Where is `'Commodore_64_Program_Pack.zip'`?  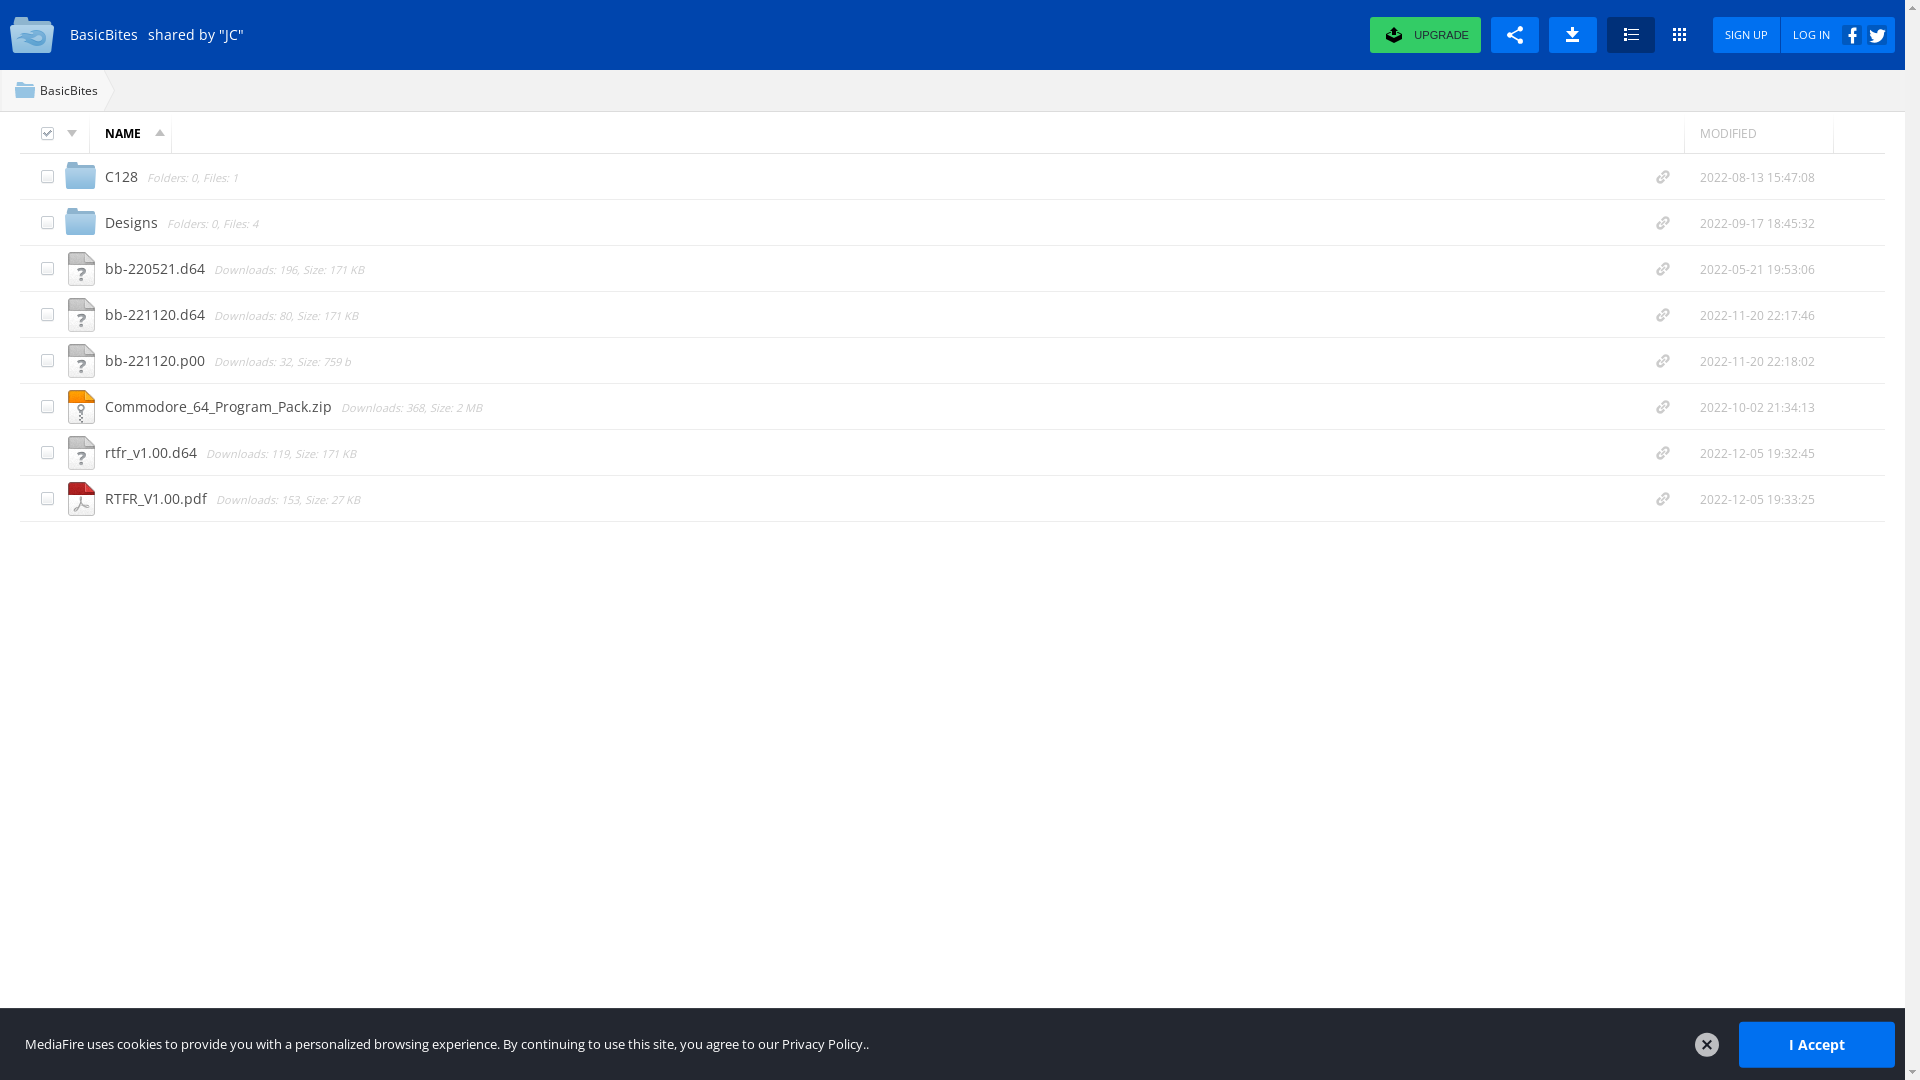 'Commodore_64_Program_Pack.zip' is located at coordinates (220, 405).